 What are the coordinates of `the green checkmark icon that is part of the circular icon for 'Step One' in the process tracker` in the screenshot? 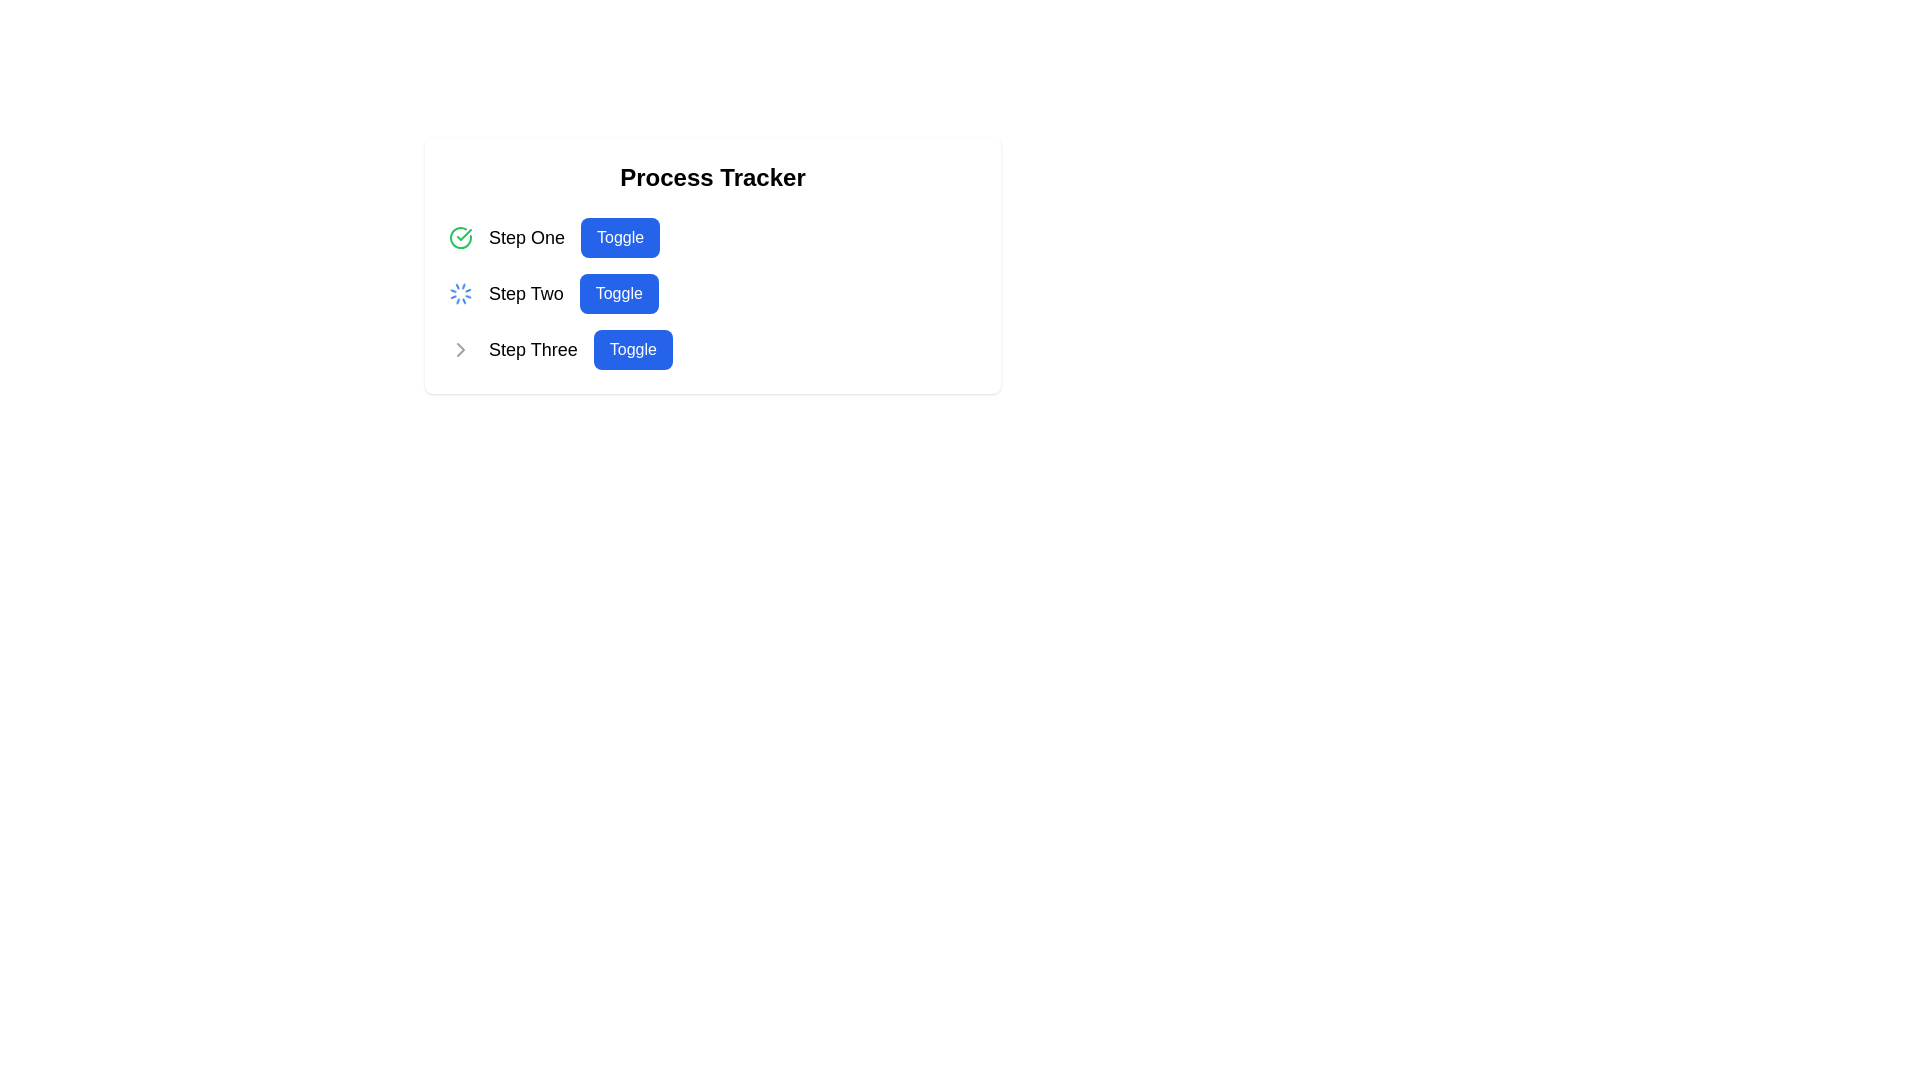 It's located at (459, 237).